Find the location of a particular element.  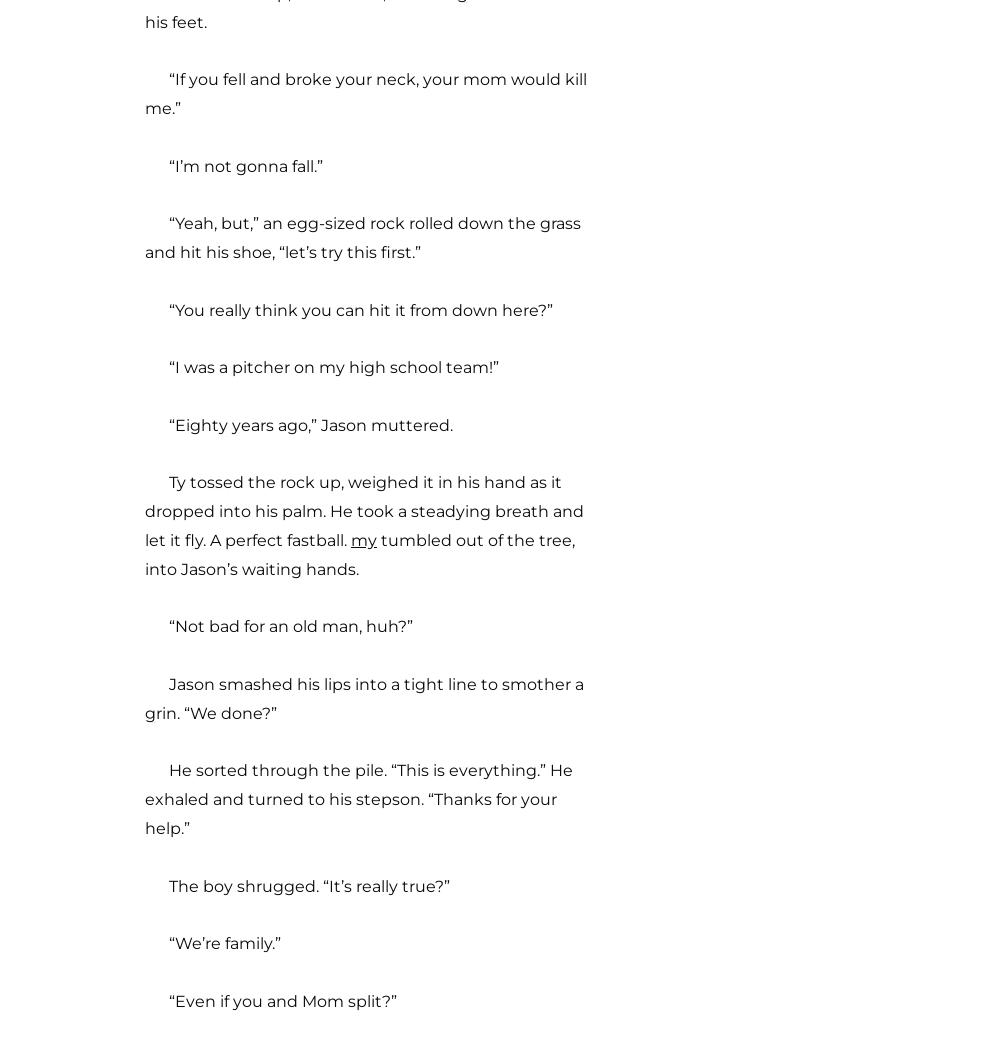

'He sorted through the pile. “This is everything.” He exhaled and turned to his stepson. “Thanks for your help.”' is located at coordinates (358, 798).